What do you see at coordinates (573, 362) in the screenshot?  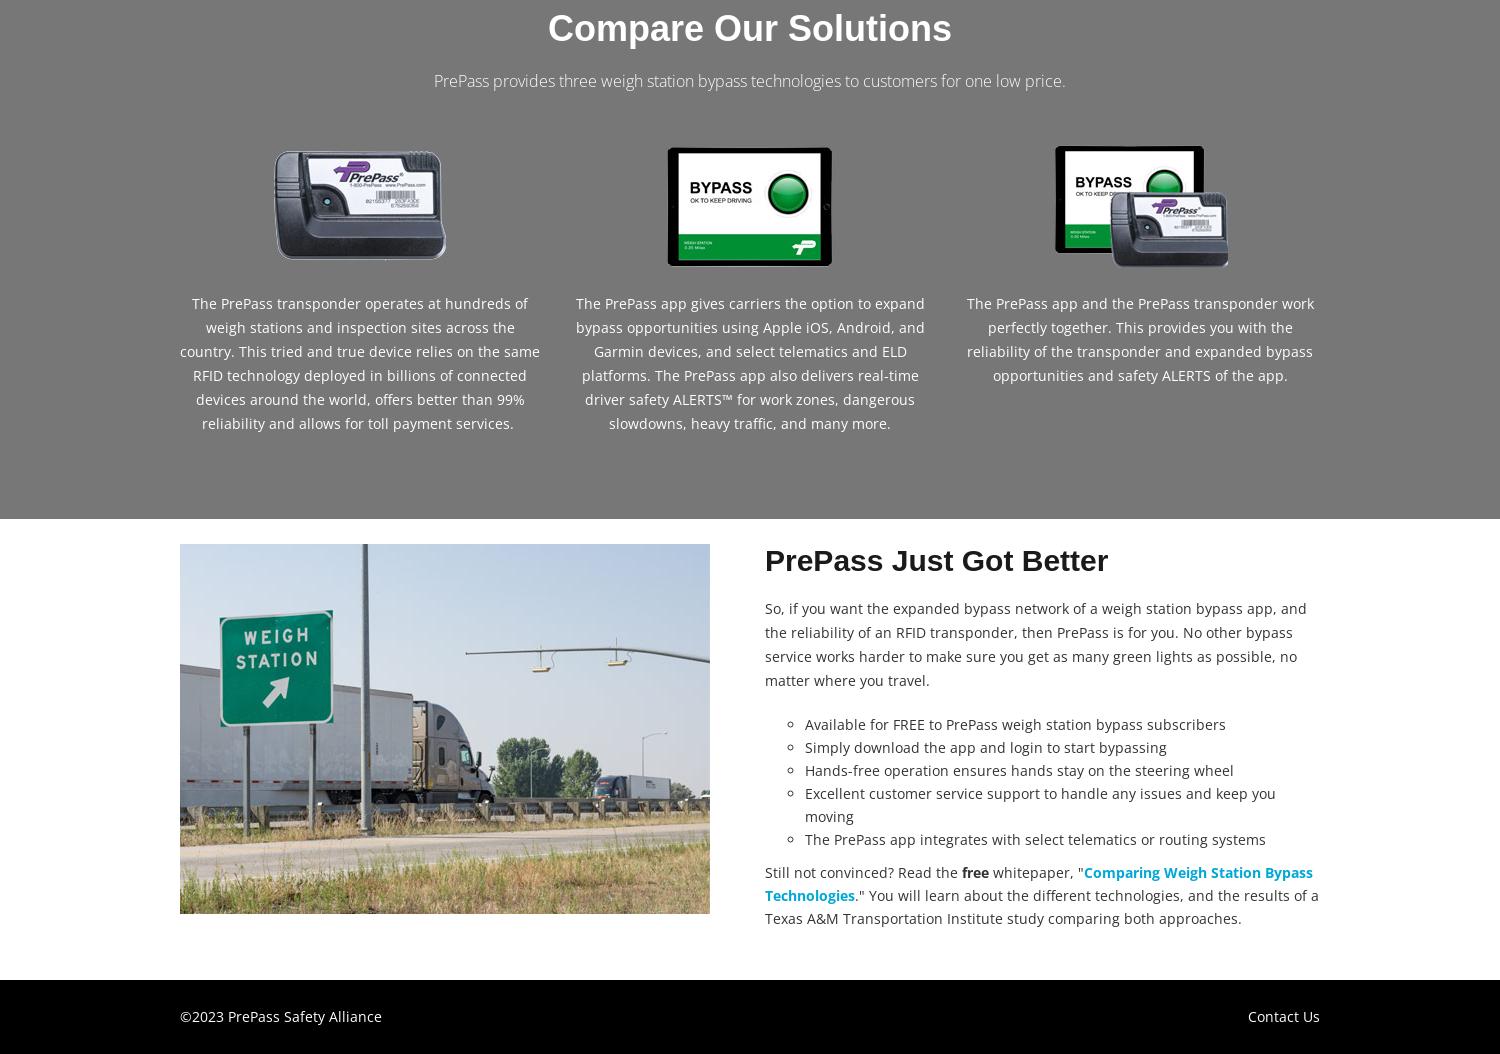 I see `'The PrePass app gives carriers the option to expand bypass opportunities using Apple iOS, Android, and Garmin devices, and select telematics and ELD platforms. The PrePass app also delivers real-time driver safety ALERTS™ for work zones, dangerous slowdowns, heavy traffic, and many more.'` at bounding box center [573, 362].